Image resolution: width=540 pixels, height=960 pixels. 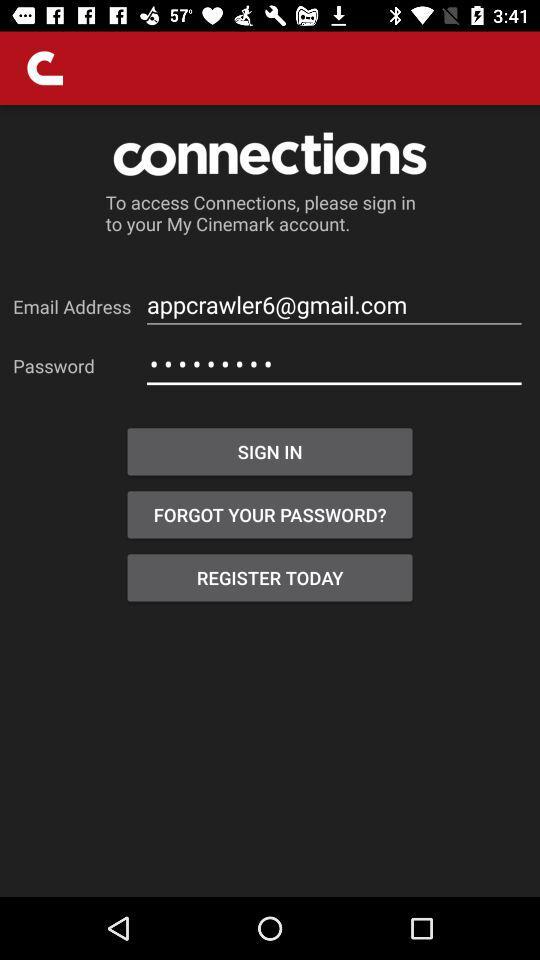 What do you see at coordinates (334, 305) in the screenshot?
I see `item to the right of email address icon` at bounding box center [334, 305].